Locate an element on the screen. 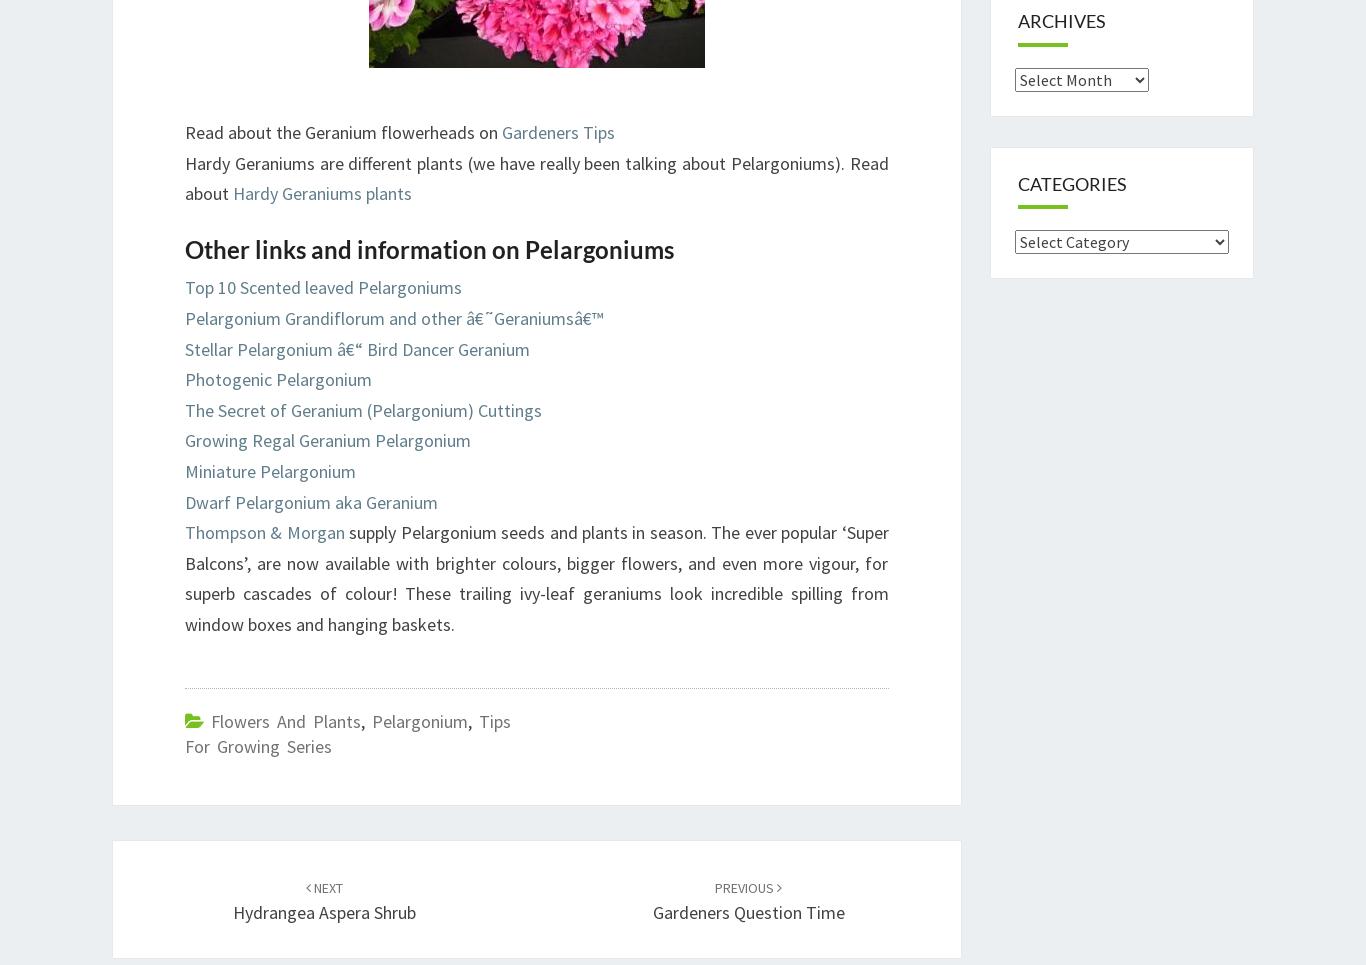 The width and height of the screenshot is (1366, 965). 'Flowers and Plants' is located at coordinates (210, 720).